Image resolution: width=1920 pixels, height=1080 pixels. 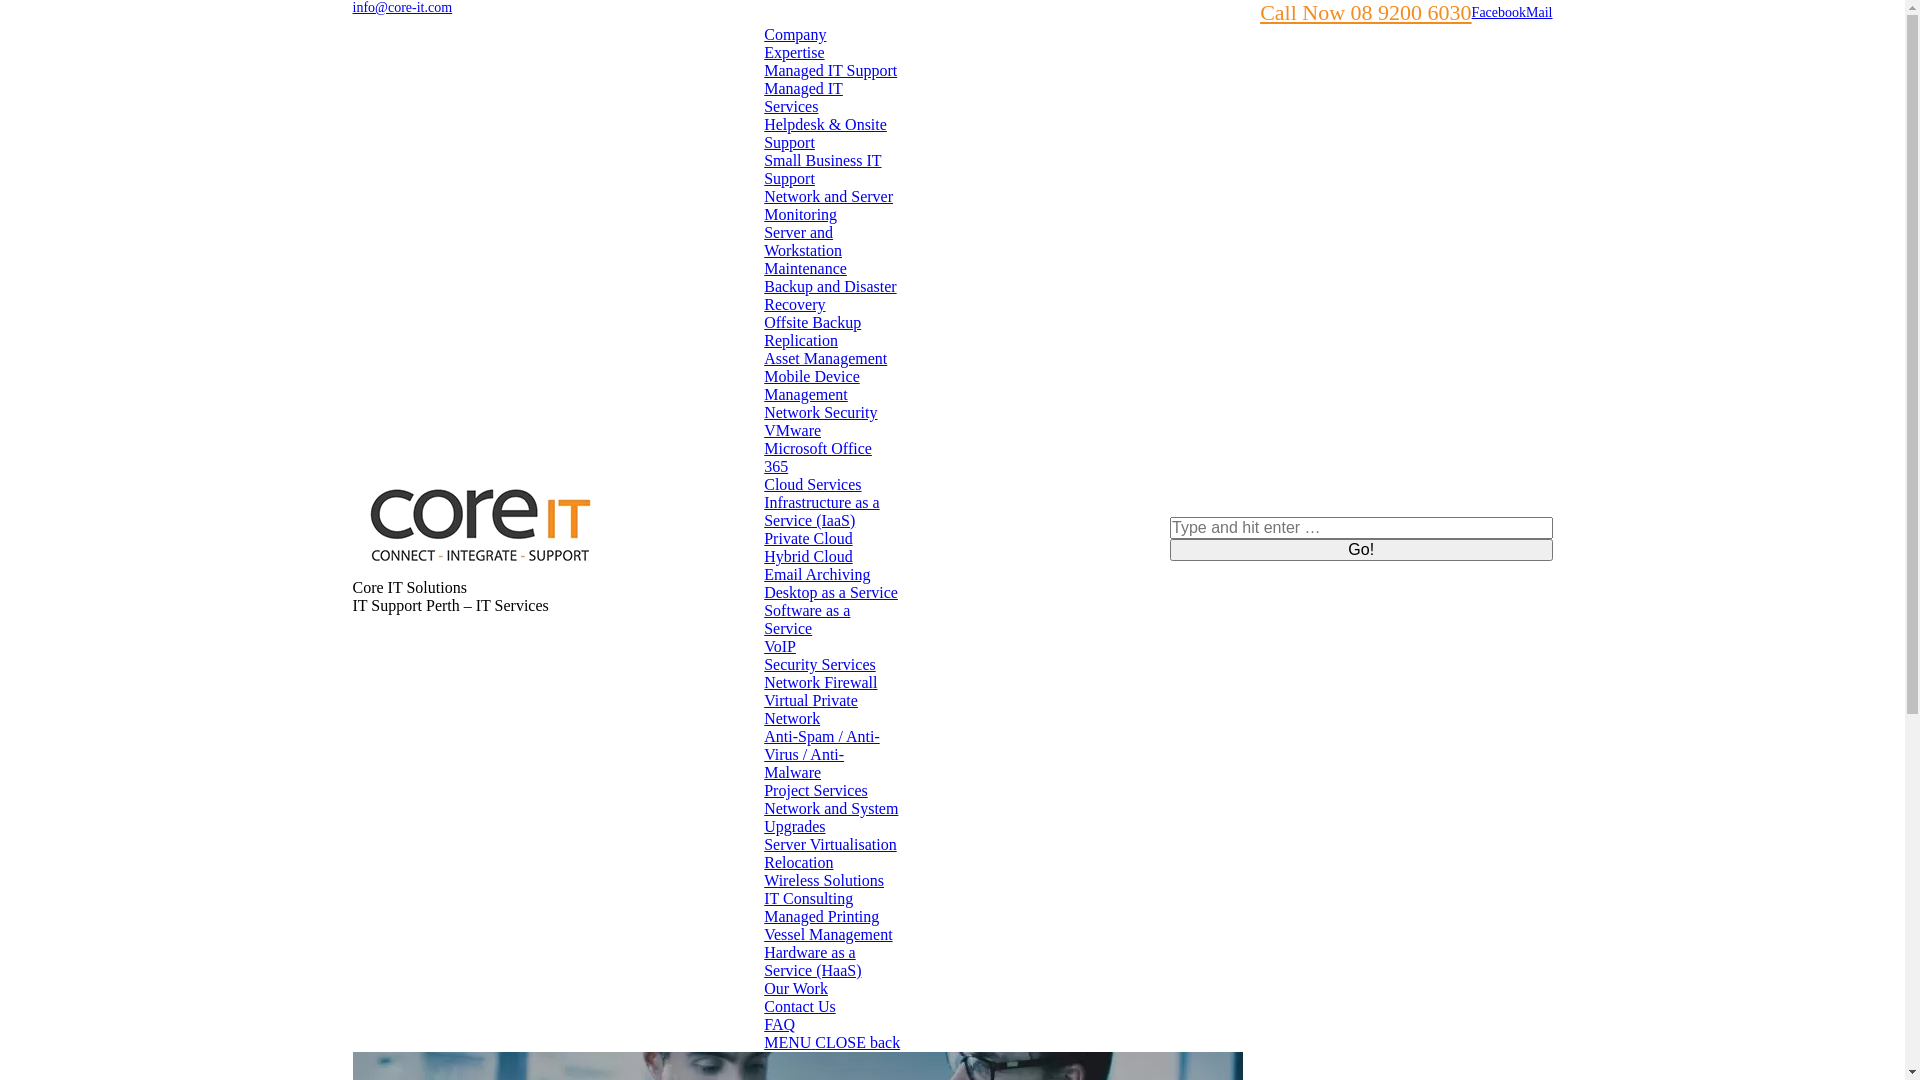 I want to click on 'Anti-Spam / Anti-Virus / Anti-Malware', so click(x=821, y=754).